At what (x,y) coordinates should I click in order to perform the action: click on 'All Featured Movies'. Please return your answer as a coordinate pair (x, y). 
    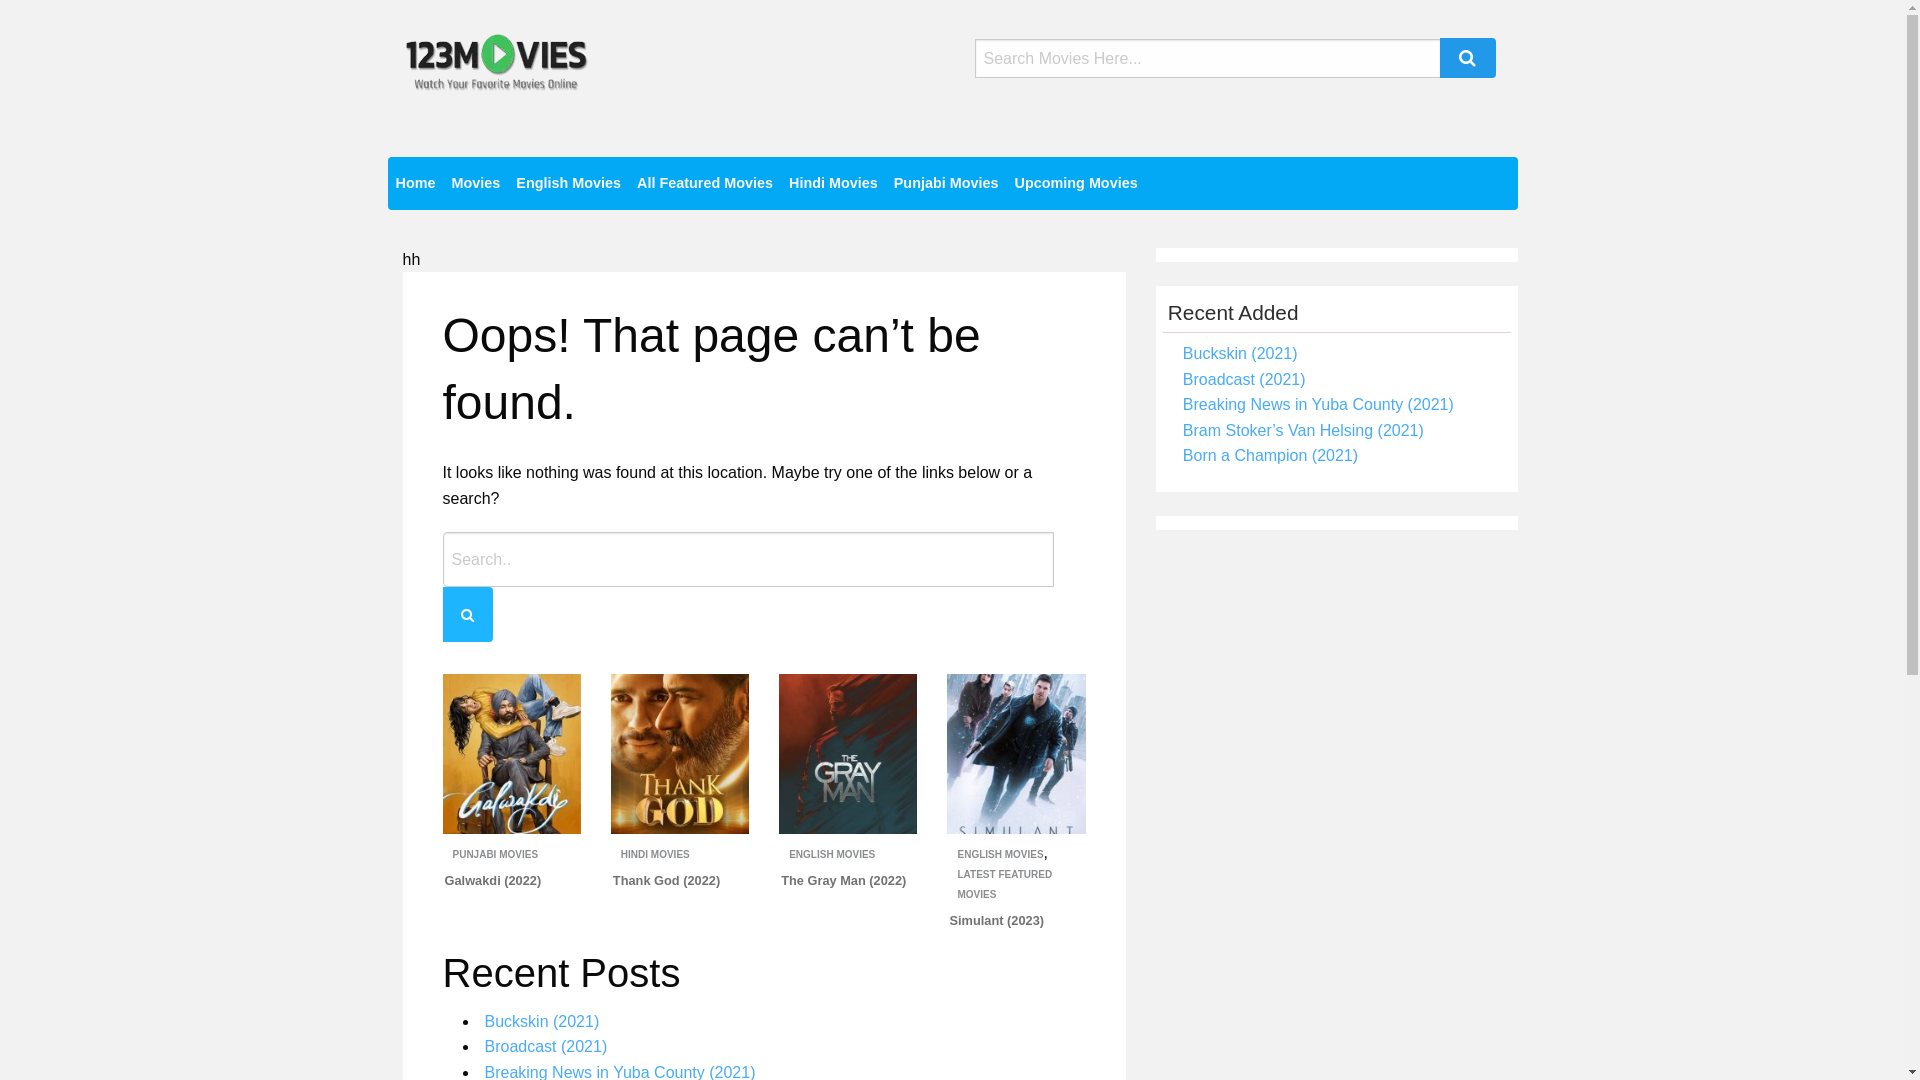
    Looking at the image, I should click on (705, 183).